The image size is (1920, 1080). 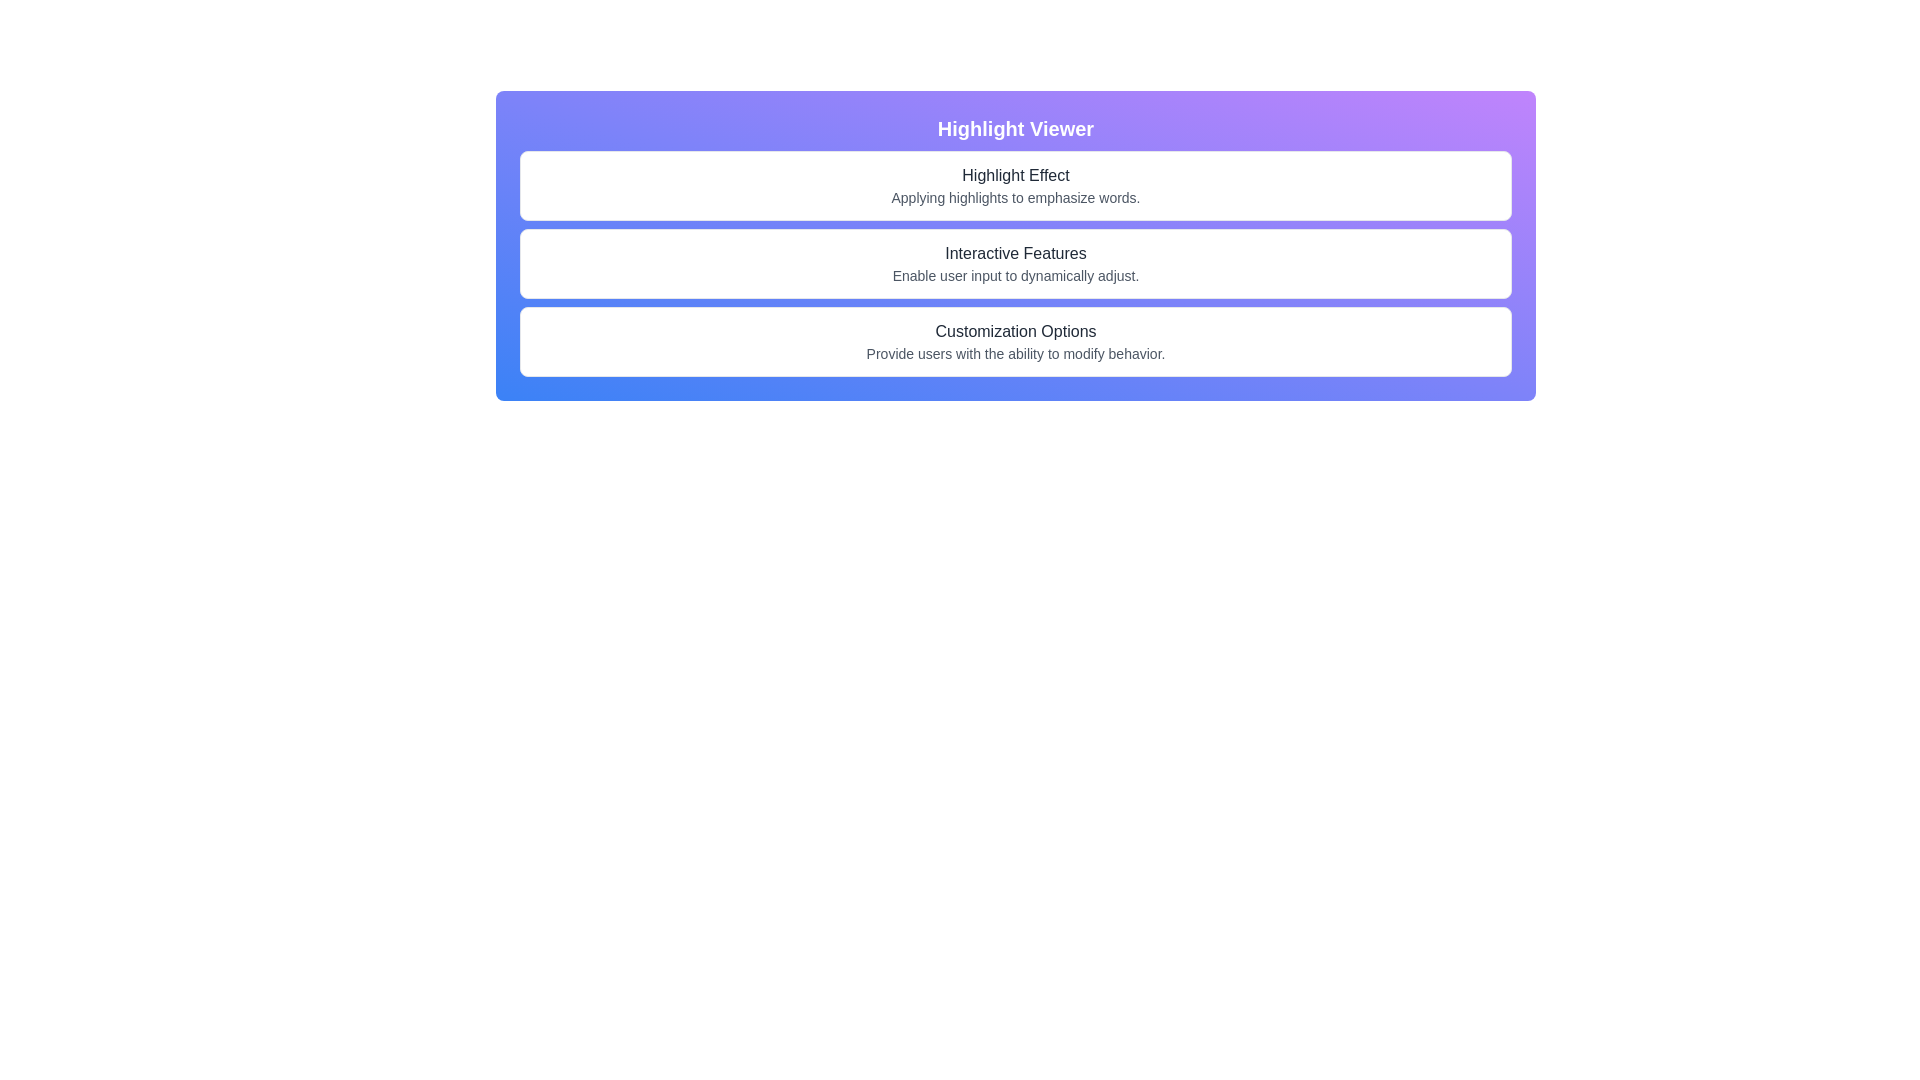 What do you see at coordinates (1006, 330) in the screenshot?
I see `the lowercase letter 'a' which is styled with an underline on hover, located at the end of the label 'Customization Options' in the third row` at bounding box center [1006, 330].